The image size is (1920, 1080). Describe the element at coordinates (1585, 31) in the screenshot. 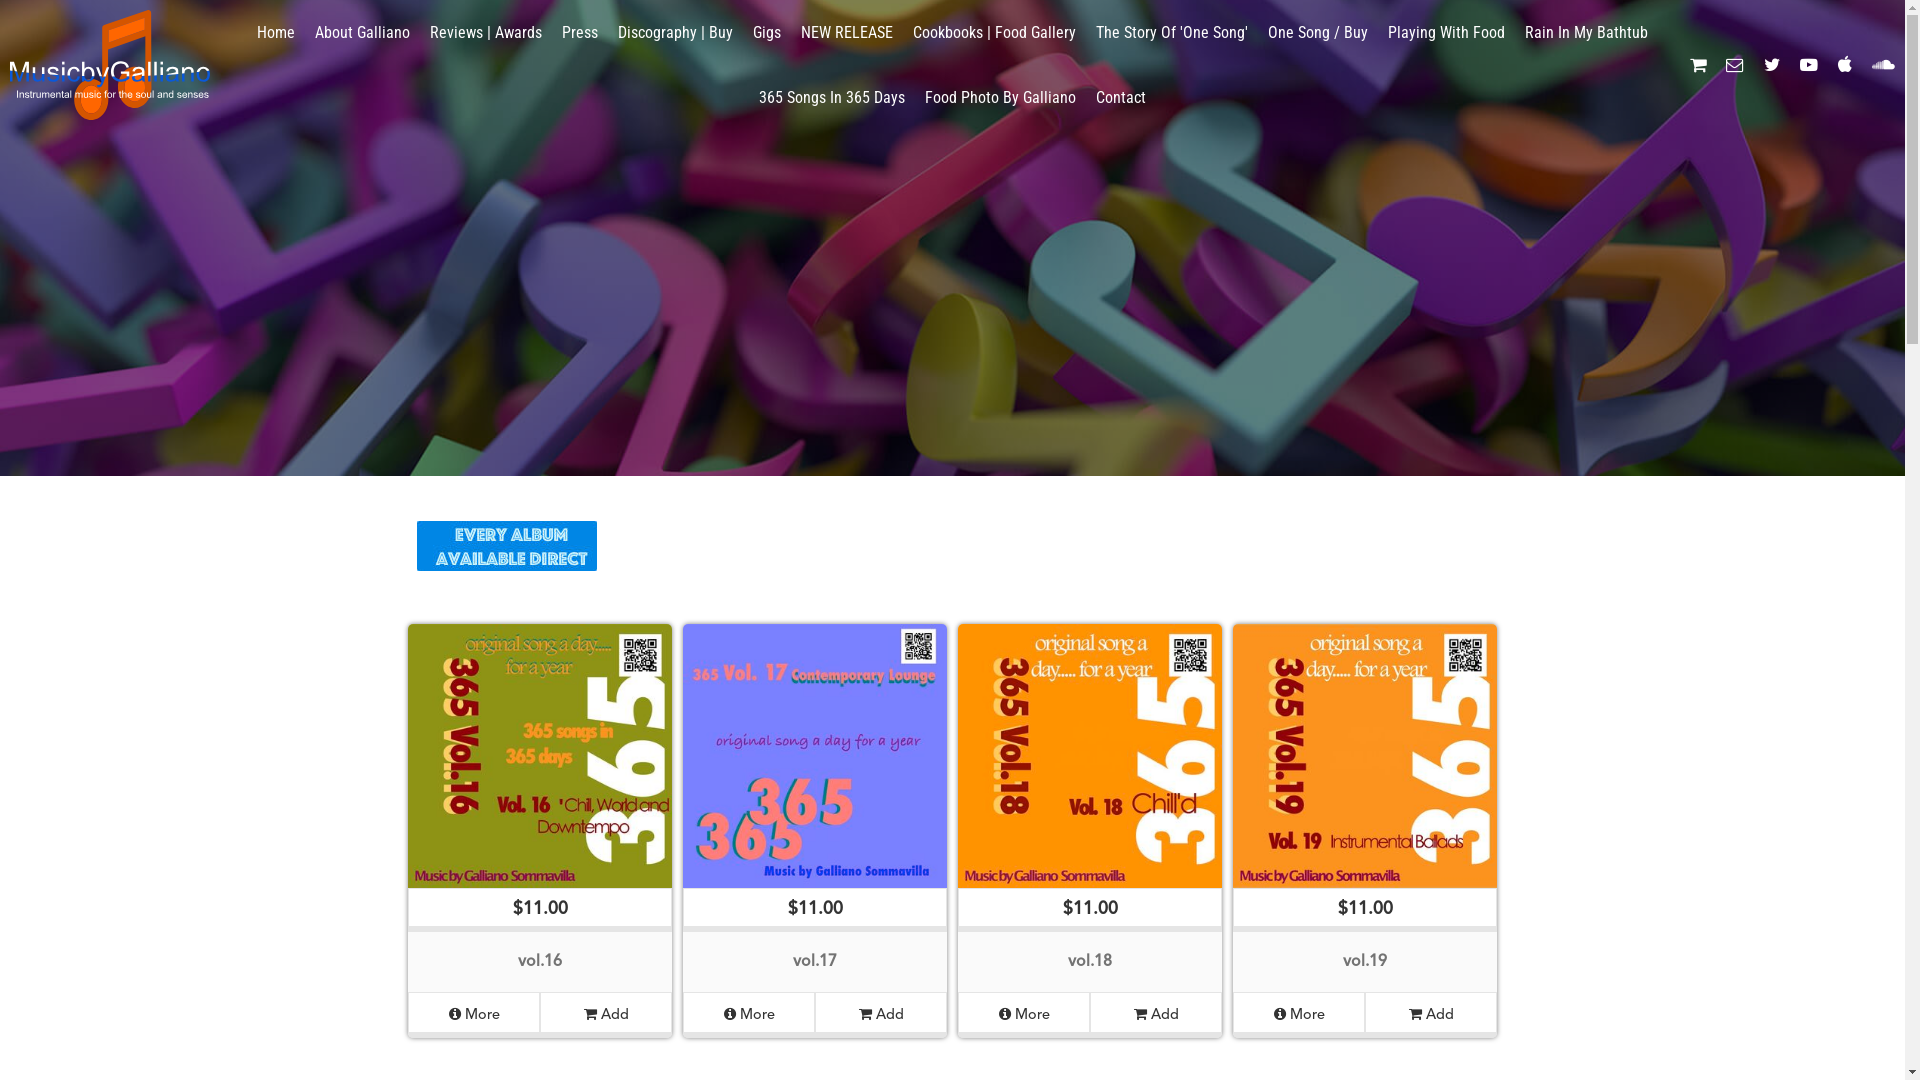

I see `'Rain In My Bathtub'` at that location.